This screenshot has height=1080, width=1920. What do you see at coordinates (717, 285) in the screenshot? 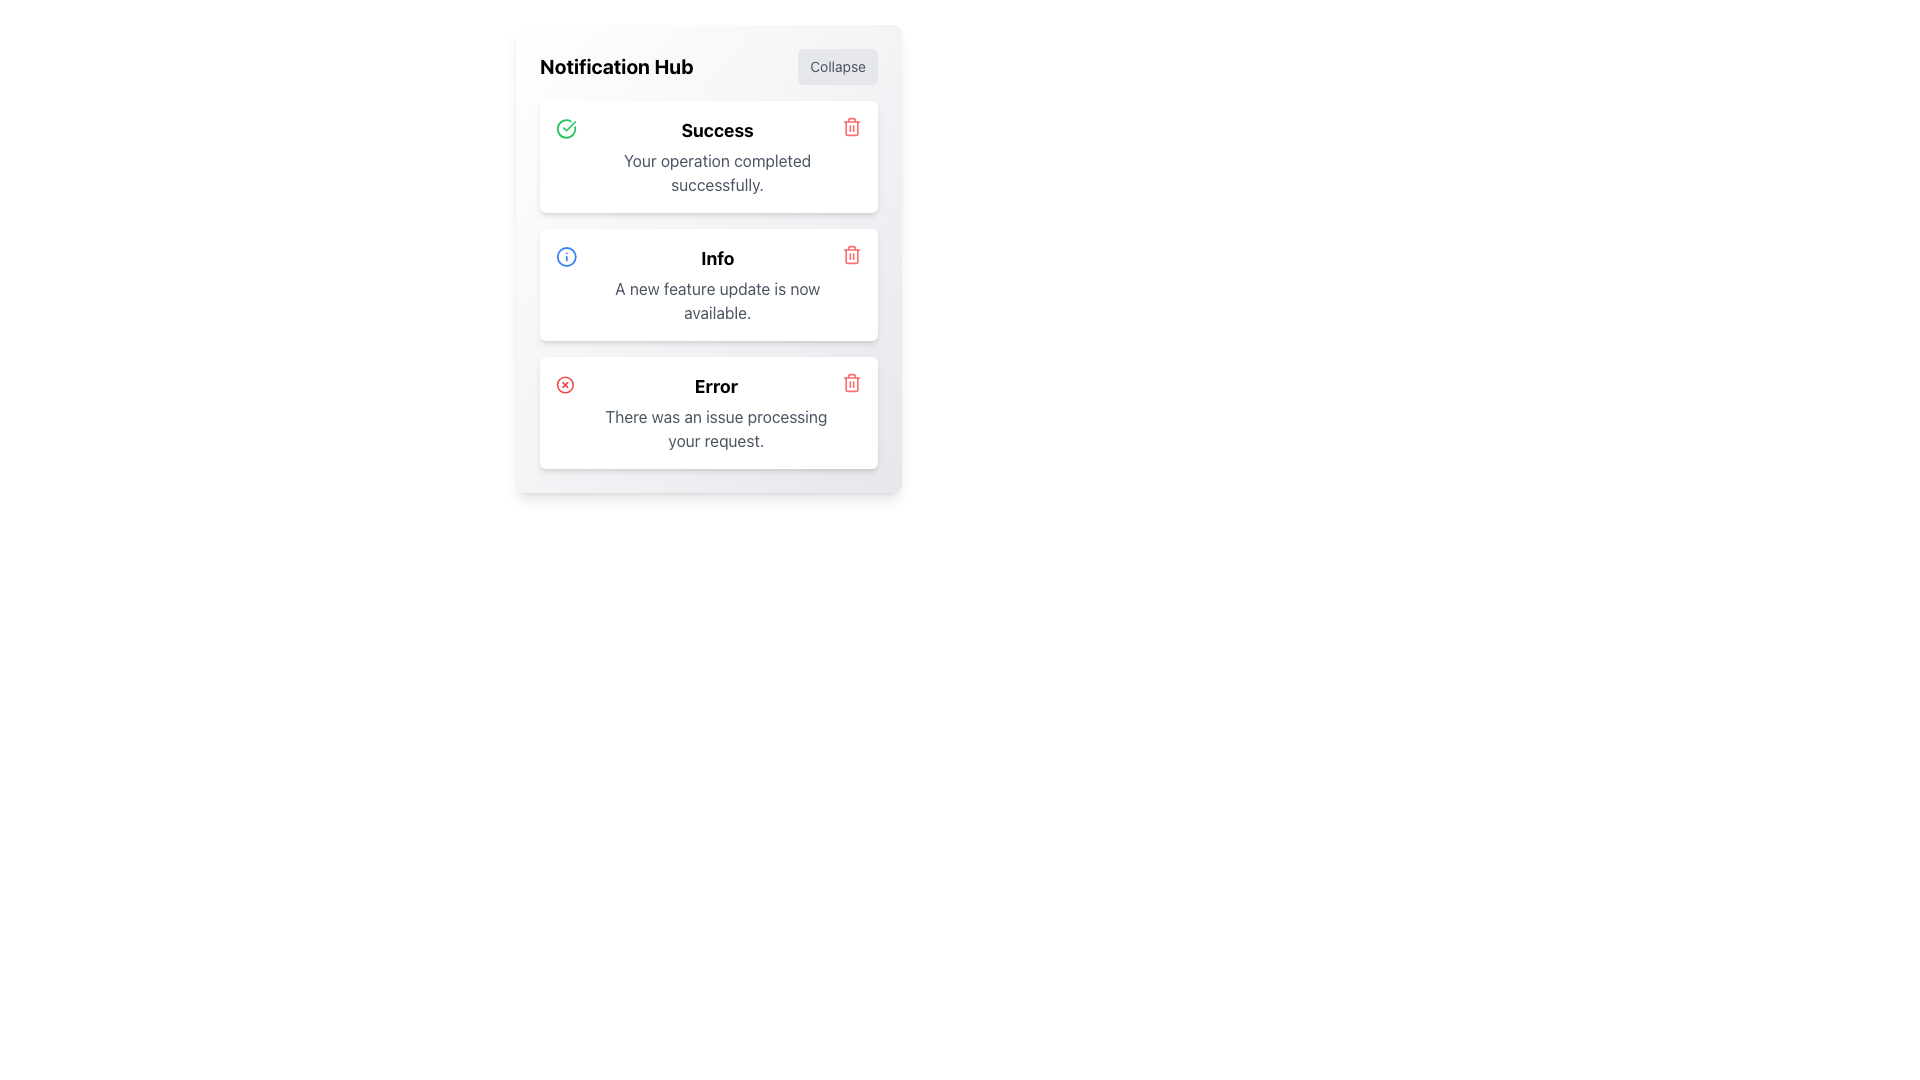
I see `the second notification item in the 'Notification Hub', which informs the user about a new feature update` at bounding box center [717, 285].